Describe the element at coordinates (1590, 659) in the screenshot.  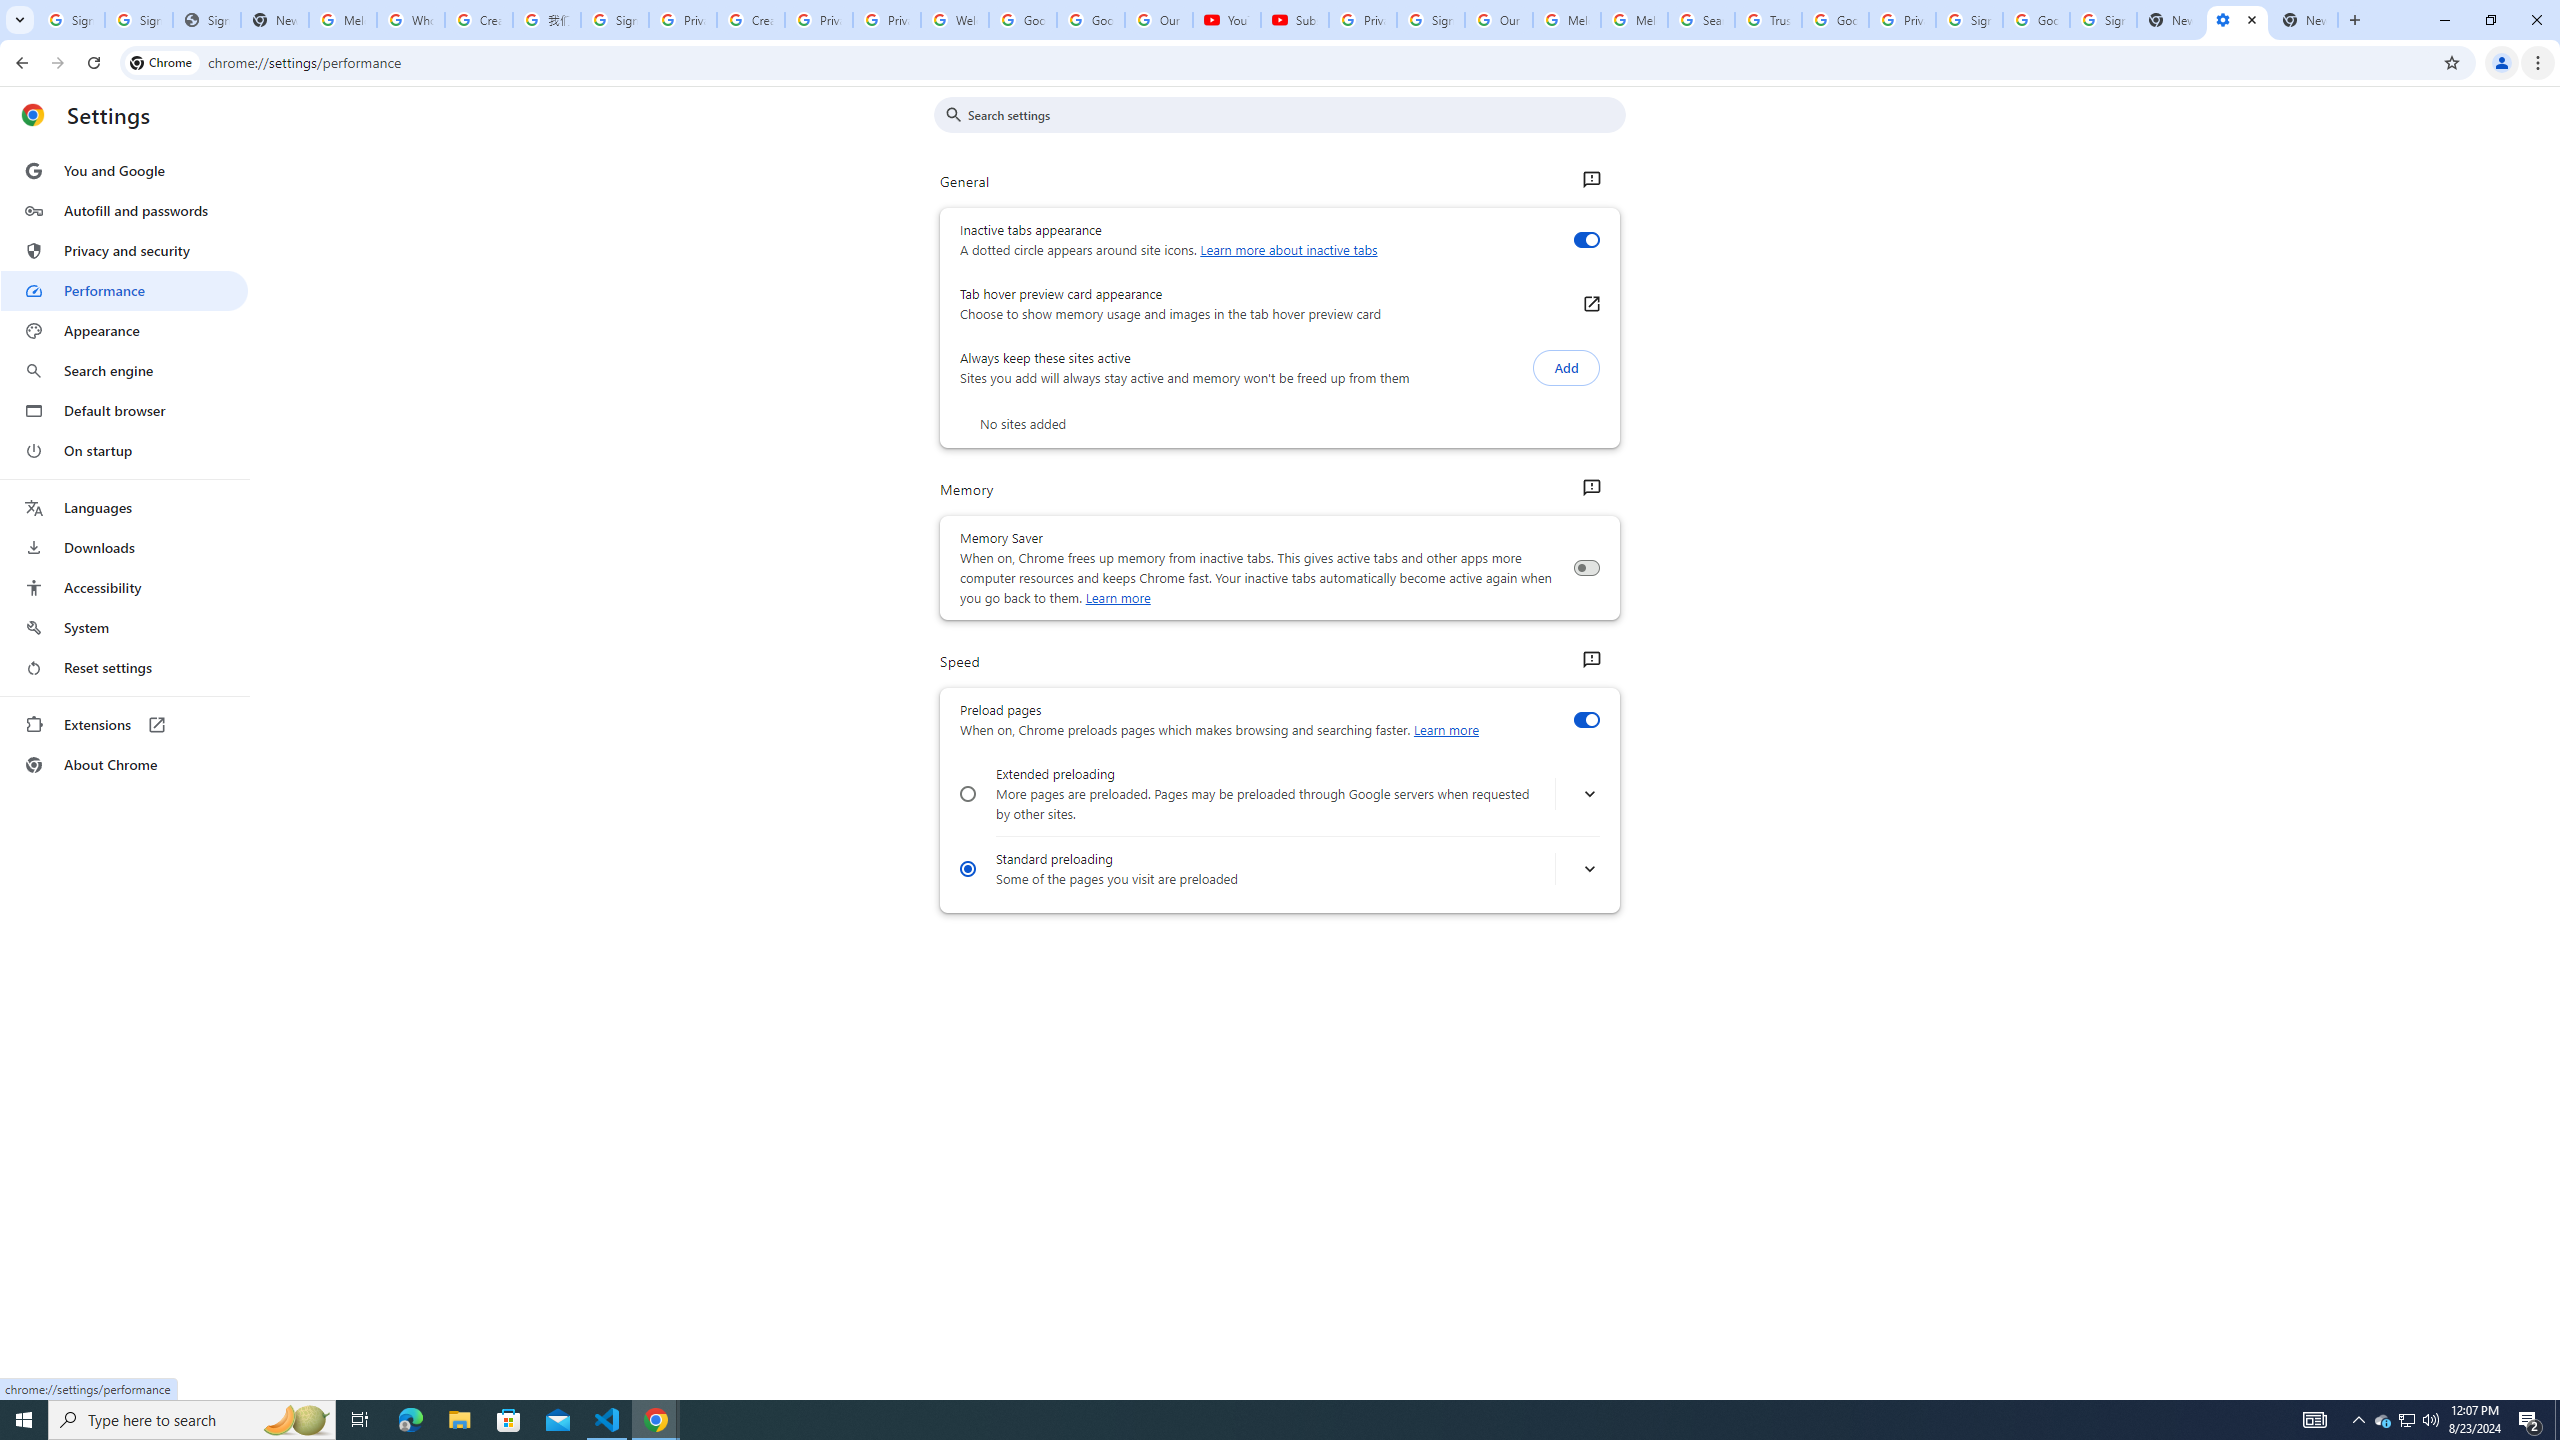
I see `'Speed'` at that location.